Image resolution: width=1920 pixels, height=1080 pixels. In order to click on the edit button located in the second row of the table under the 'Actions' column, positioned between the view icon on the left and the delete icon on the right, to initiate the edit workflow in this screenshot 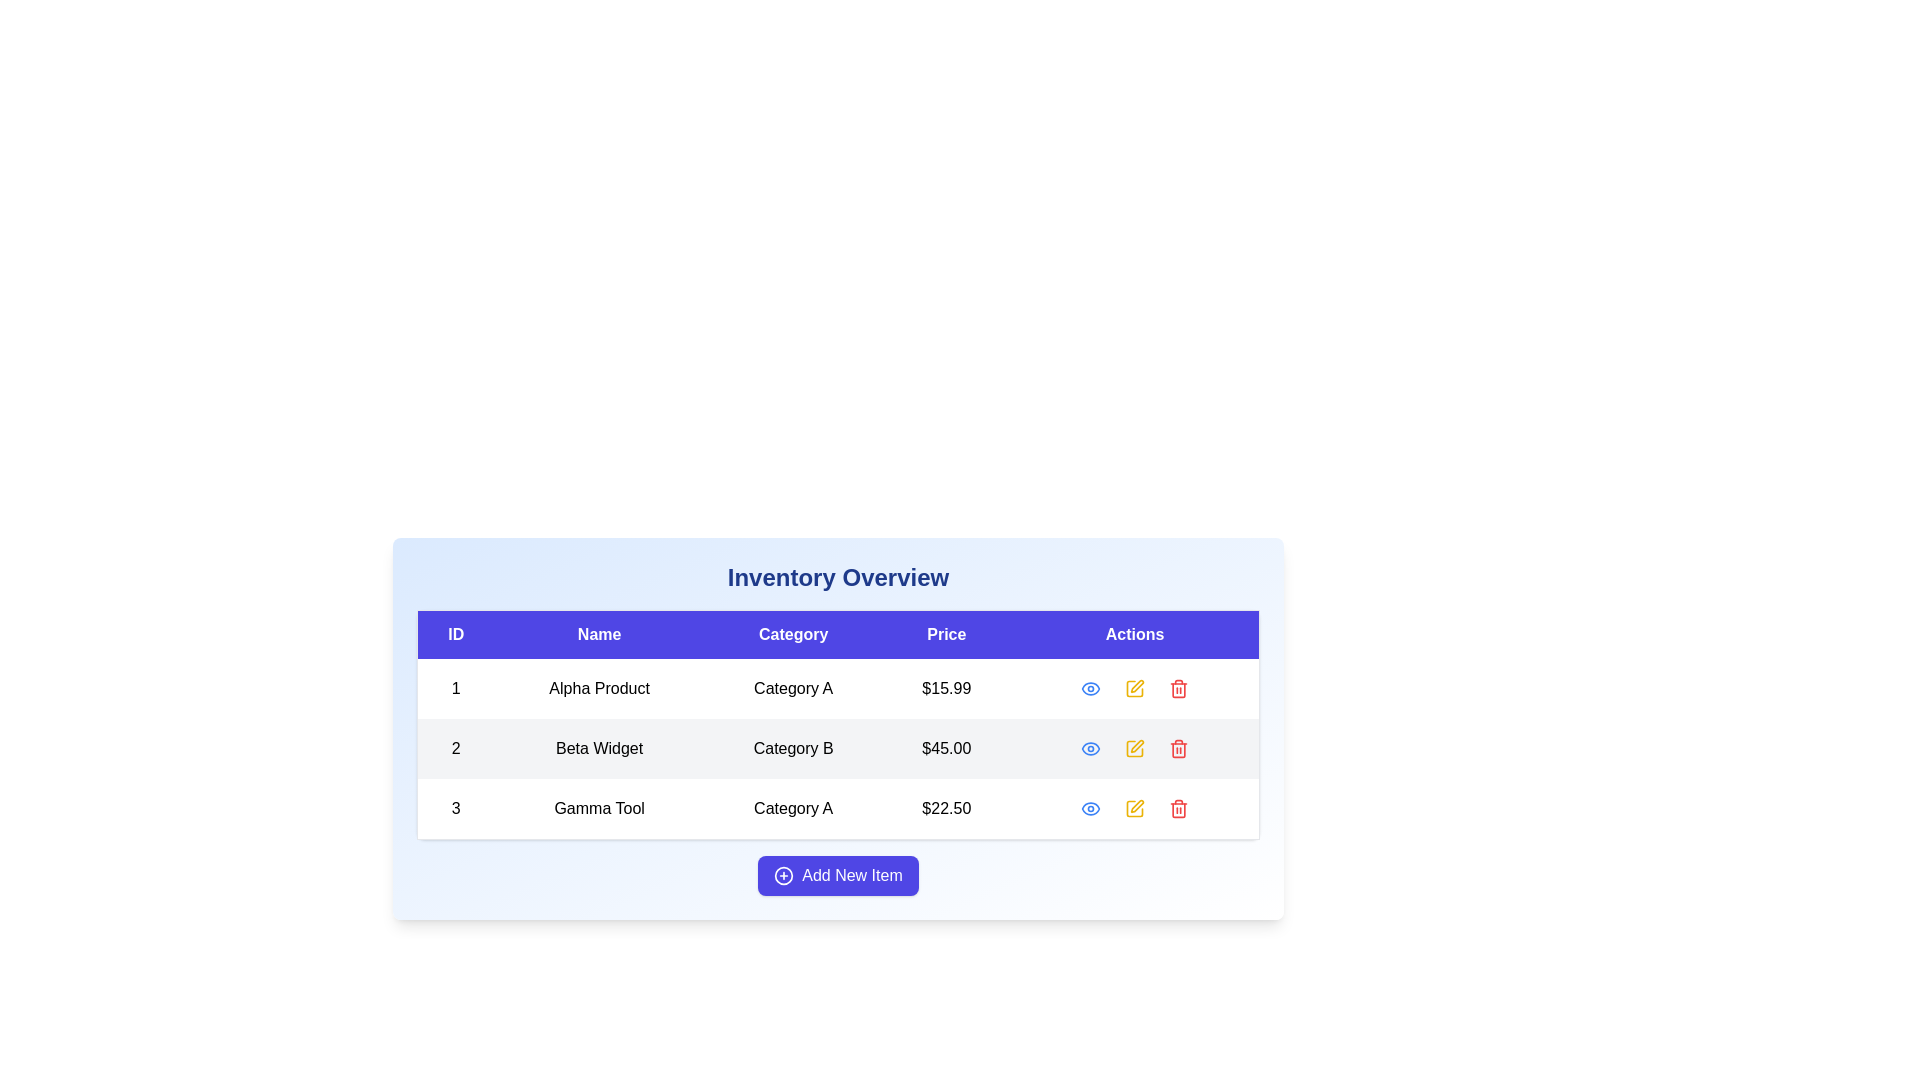, I will do `click(1137, 746)`.